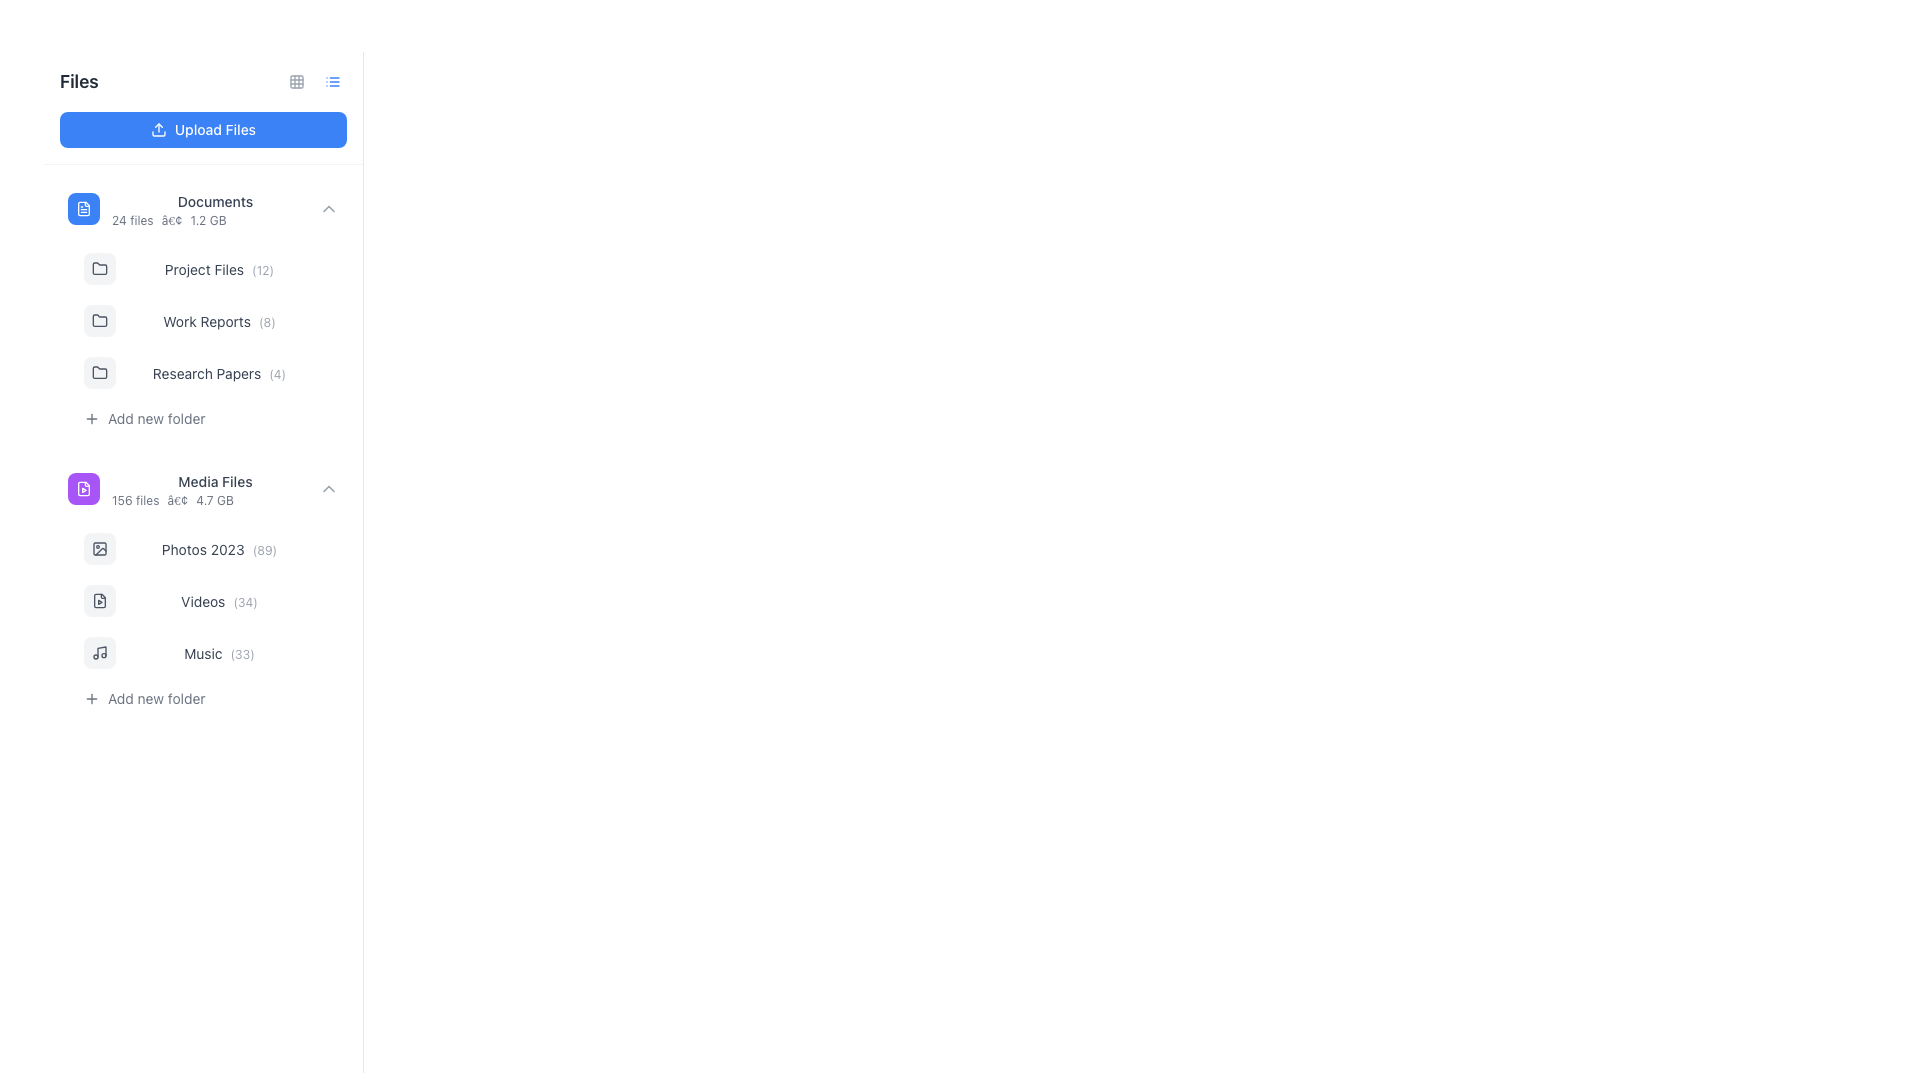 The image size is (1920, 1080). I want to click on the 'Documents' collapsible list item, so click(203, 208).